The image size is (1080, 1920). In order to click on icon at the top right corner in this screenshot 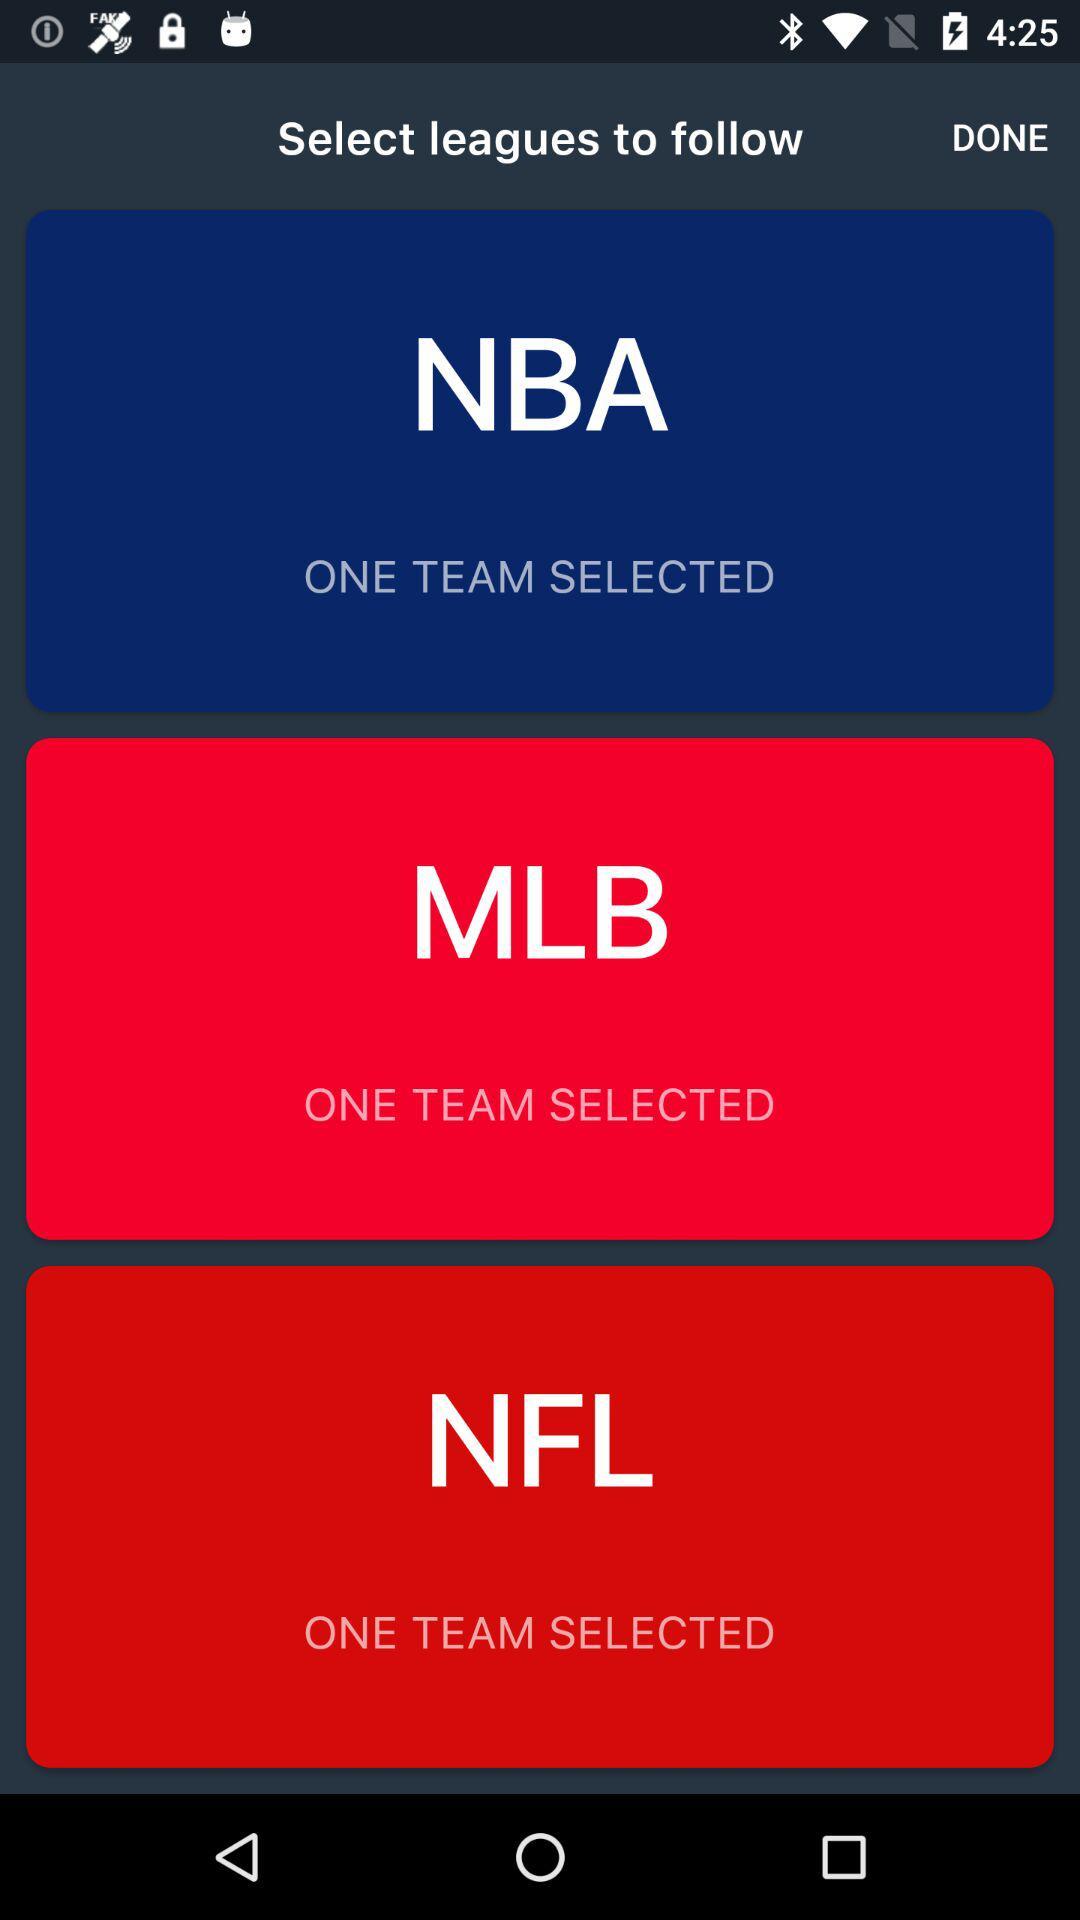, I will do `click(1000, 135)`.